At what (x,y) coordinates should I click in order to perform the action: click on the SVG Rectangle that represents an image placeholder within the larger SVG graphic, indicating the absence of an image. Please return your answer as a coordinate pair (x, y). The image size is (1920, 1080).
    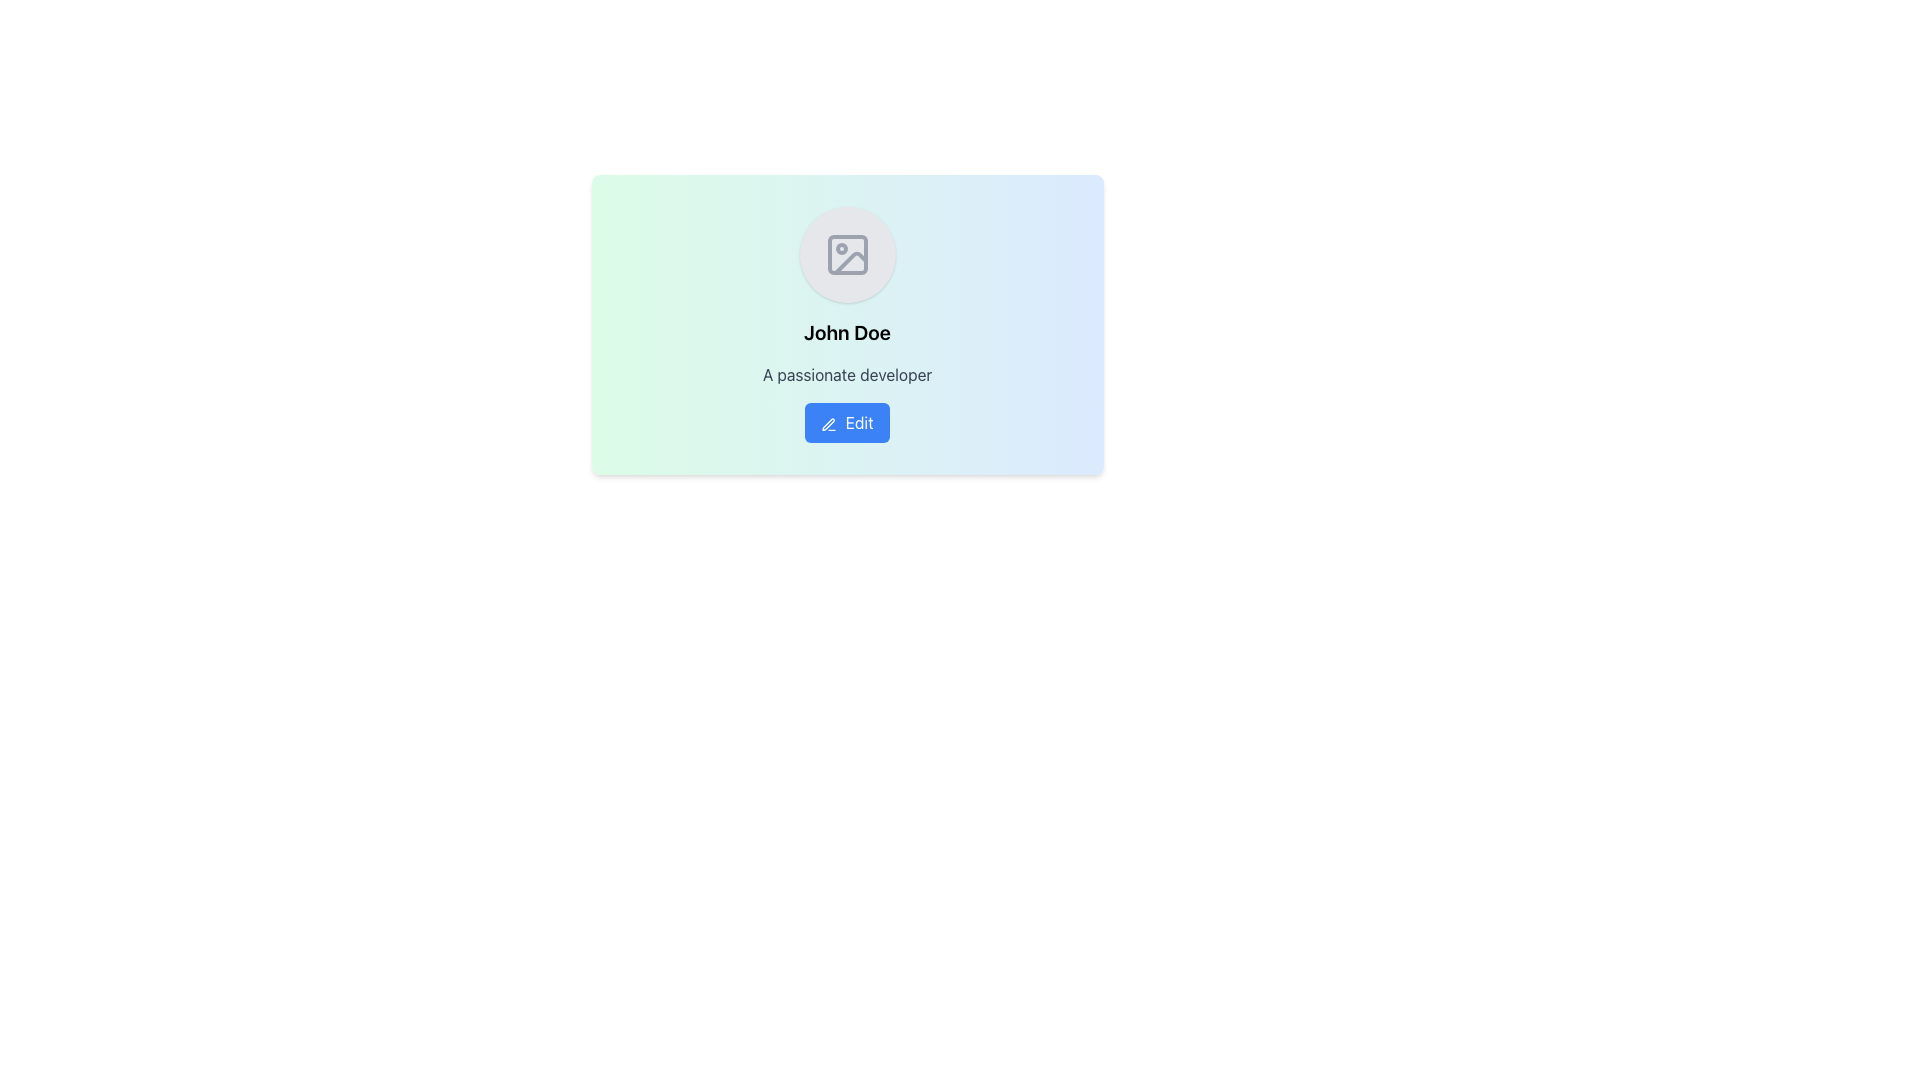
    Looking at the image, I should click on (847, 253).